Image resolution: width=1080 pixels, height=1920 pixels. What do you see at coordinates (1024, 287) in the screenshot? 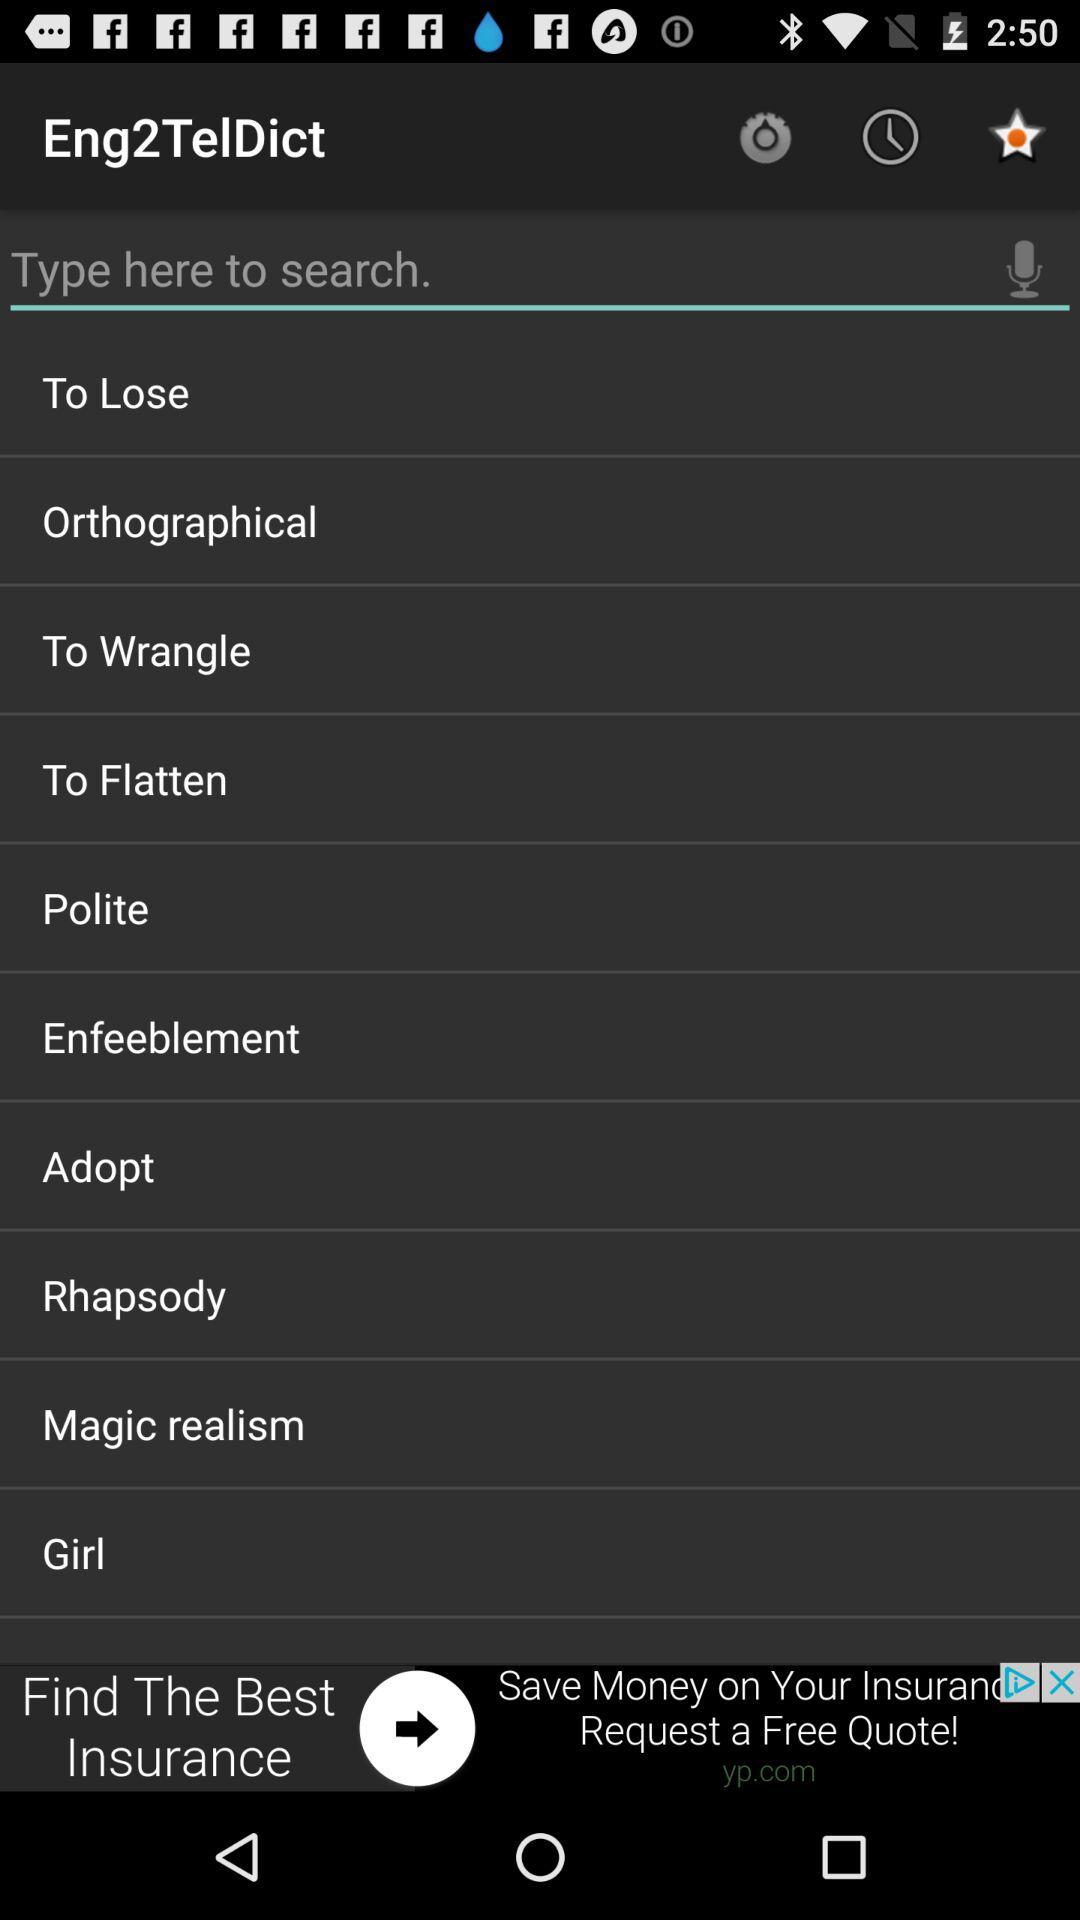
I see `the microphone icon` at bounding box center [1024, 287].